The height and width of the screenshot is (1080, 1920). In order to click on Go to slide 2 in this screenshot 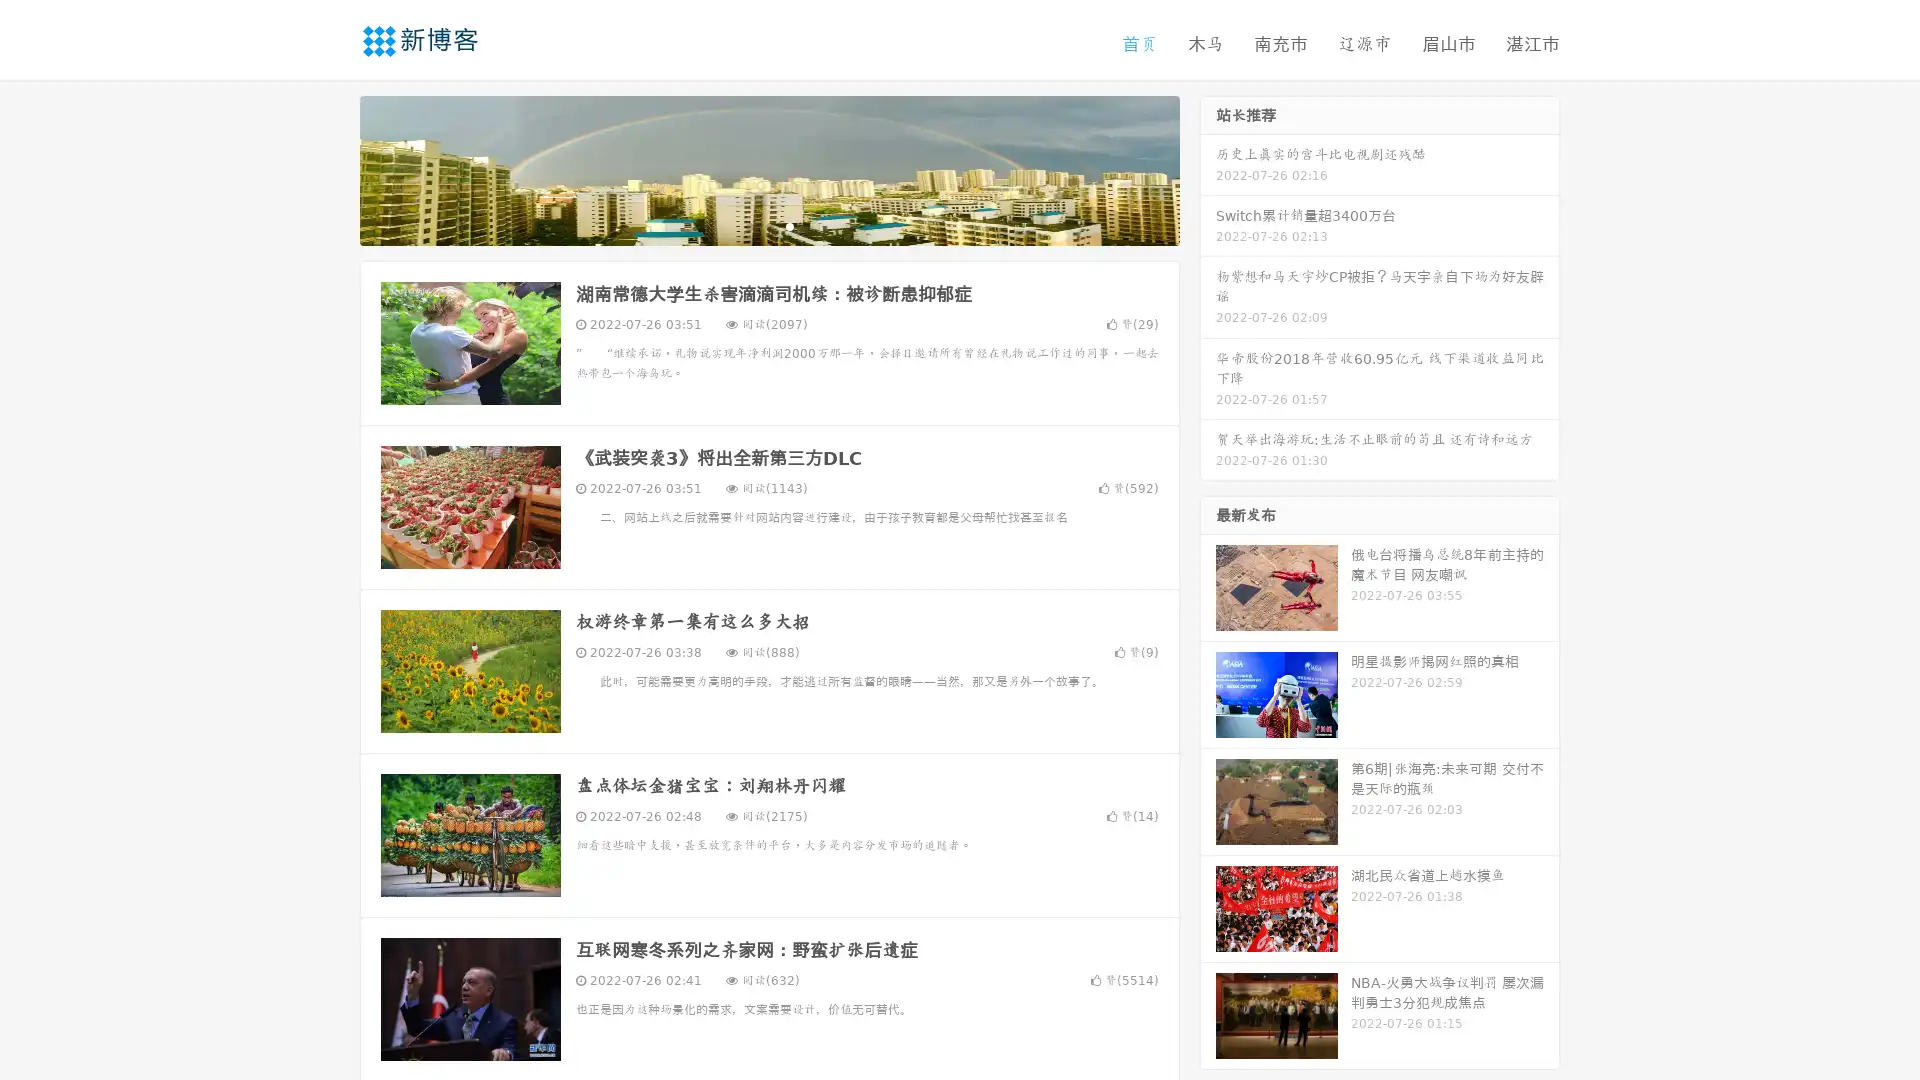, I will do `click(768, 225)`.